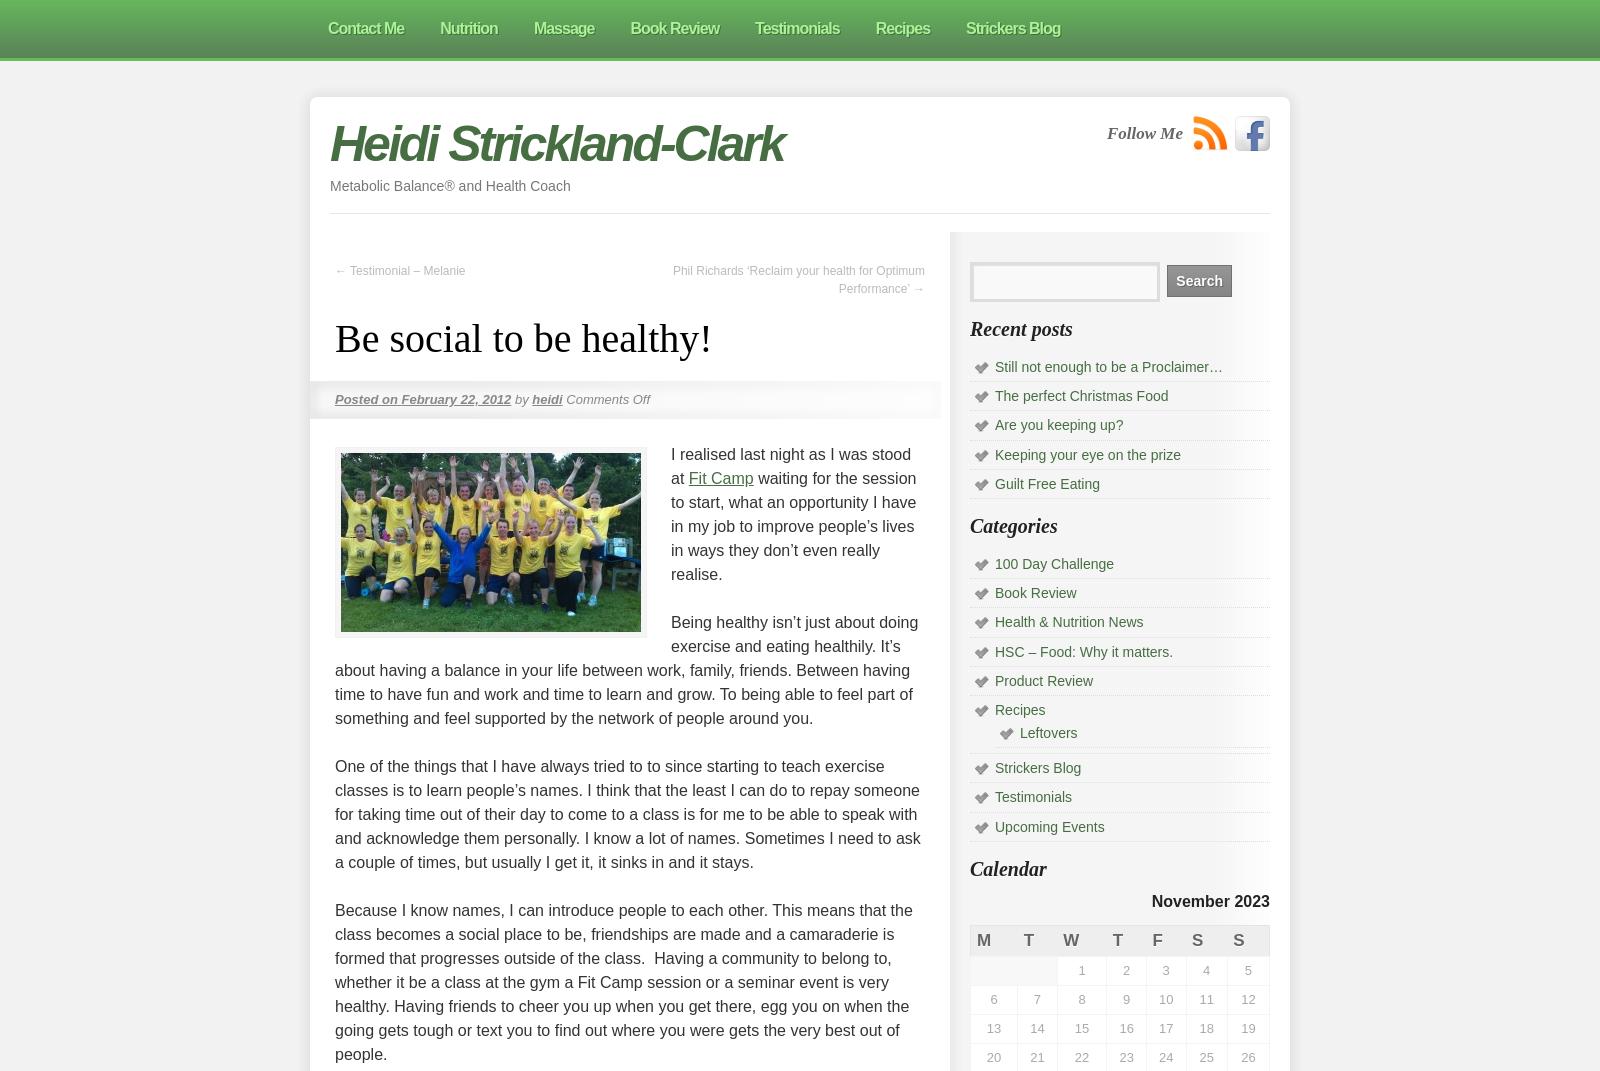 This screenshot has height=1071, width=1600. Describe the element at coordinates (626, 669) in the screenshot. I see `'Being healthy isn’t just about doing exercise and eating healthily. It’s about having a balance in your life between work, family, friends. Between having time to have fun and work and time to learn and grow. To being able to feel part of something and feel supported by the network of people around you.'` at that location.